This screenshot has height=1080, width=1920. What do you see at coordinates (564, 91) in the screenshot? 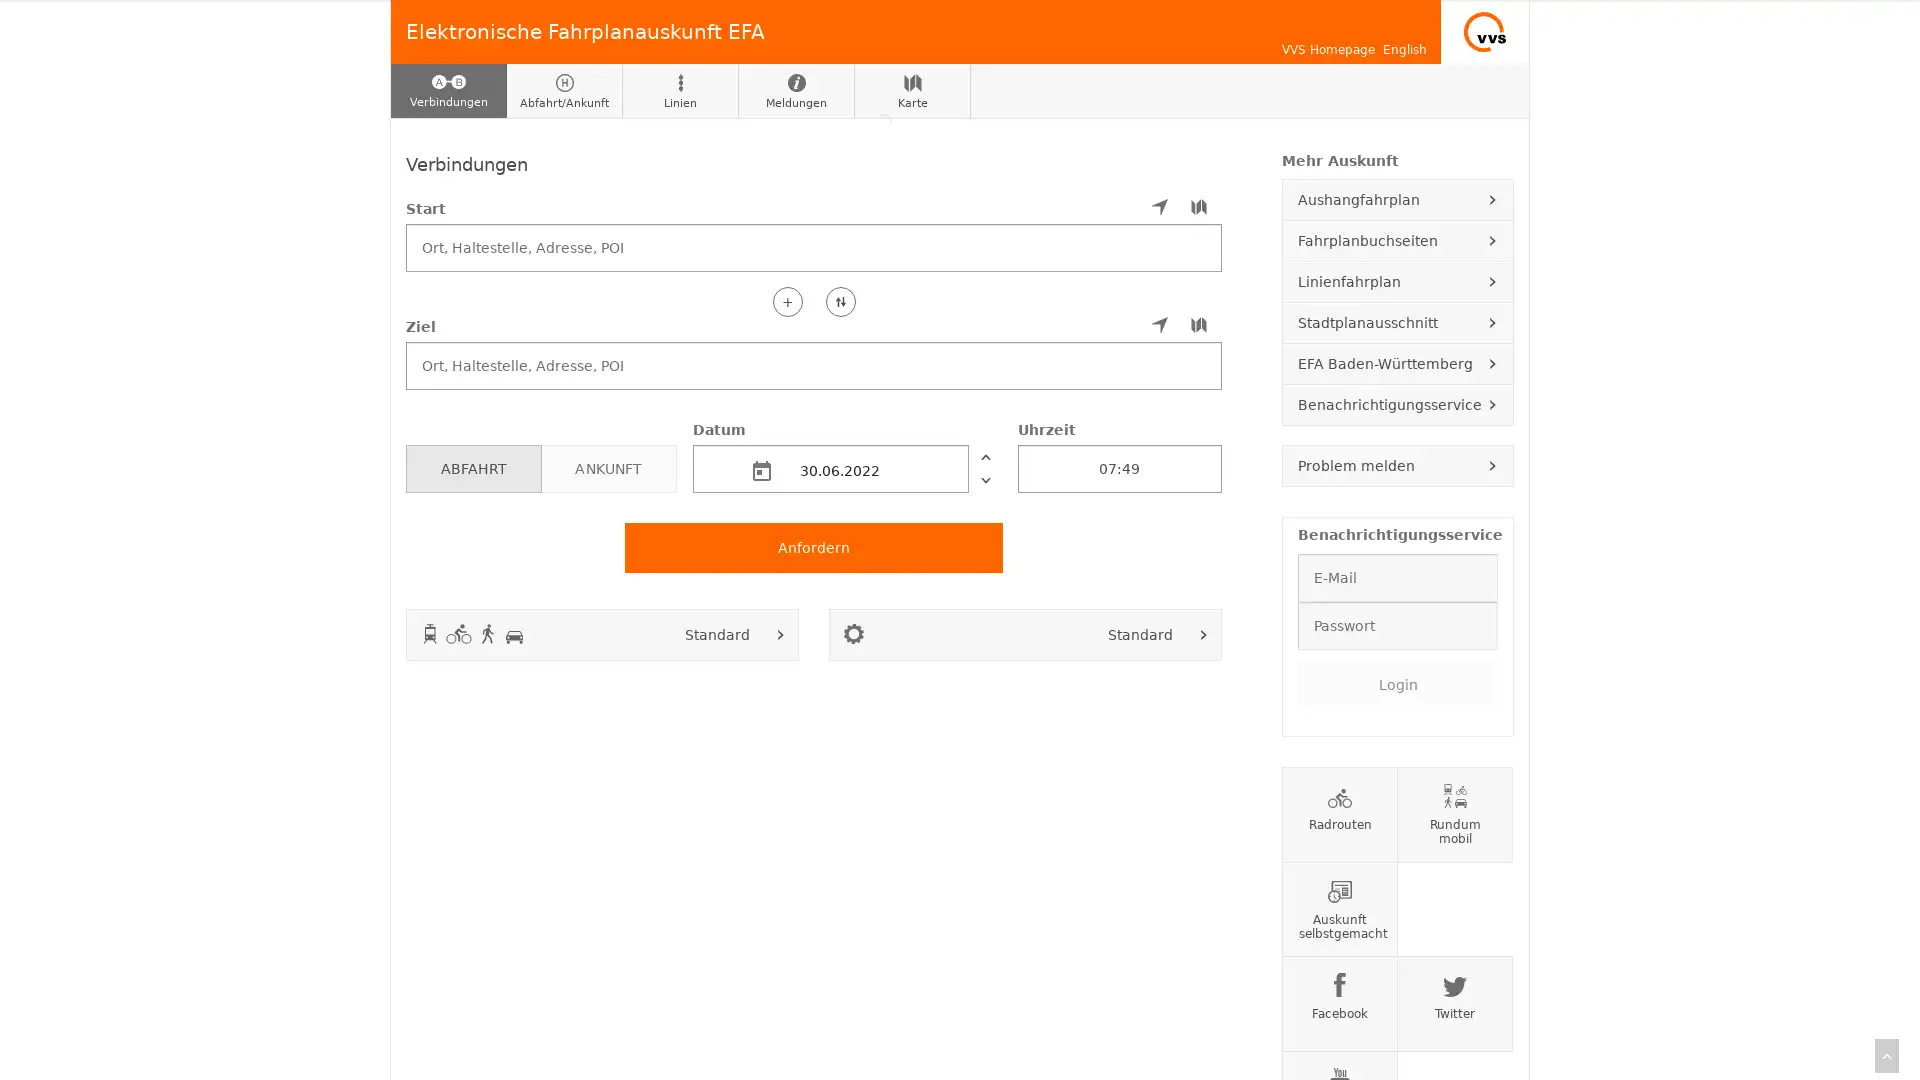
I see `Abfahrt/Ankunft` at bounding box center [564, 91].